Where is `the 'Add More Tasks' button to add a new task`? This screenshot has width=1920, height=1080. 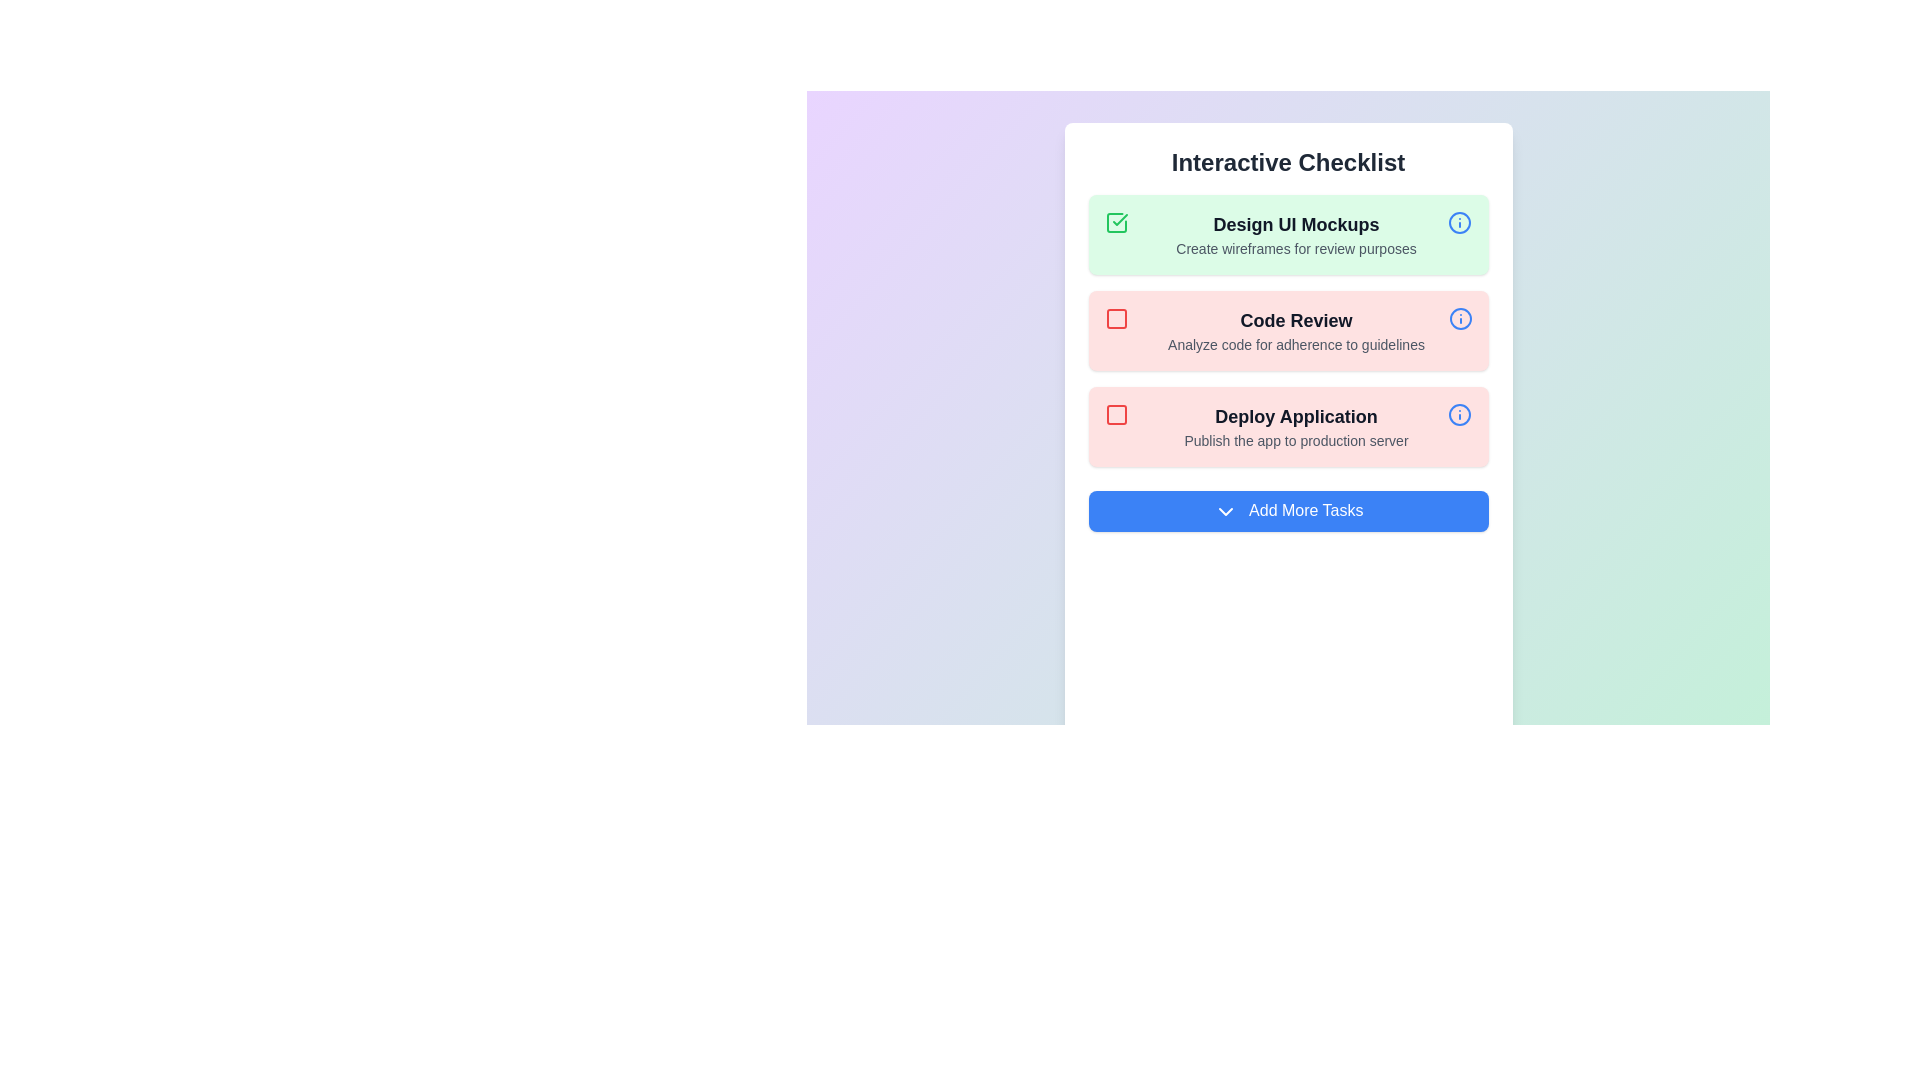
the 'Add More Tasks' button to add a new task is located at coordinates (1288, 510).